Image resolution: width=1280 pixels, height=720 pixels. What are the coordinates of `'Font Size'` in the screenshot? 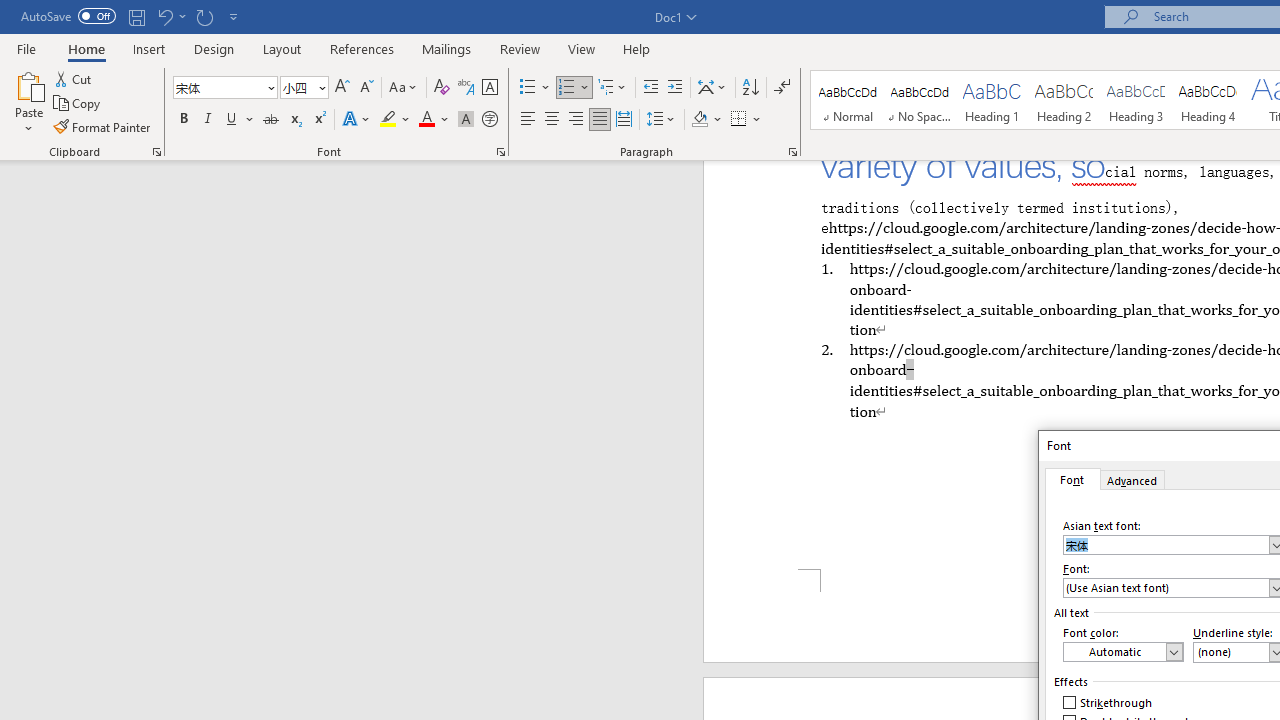 It's located at (297, 86).